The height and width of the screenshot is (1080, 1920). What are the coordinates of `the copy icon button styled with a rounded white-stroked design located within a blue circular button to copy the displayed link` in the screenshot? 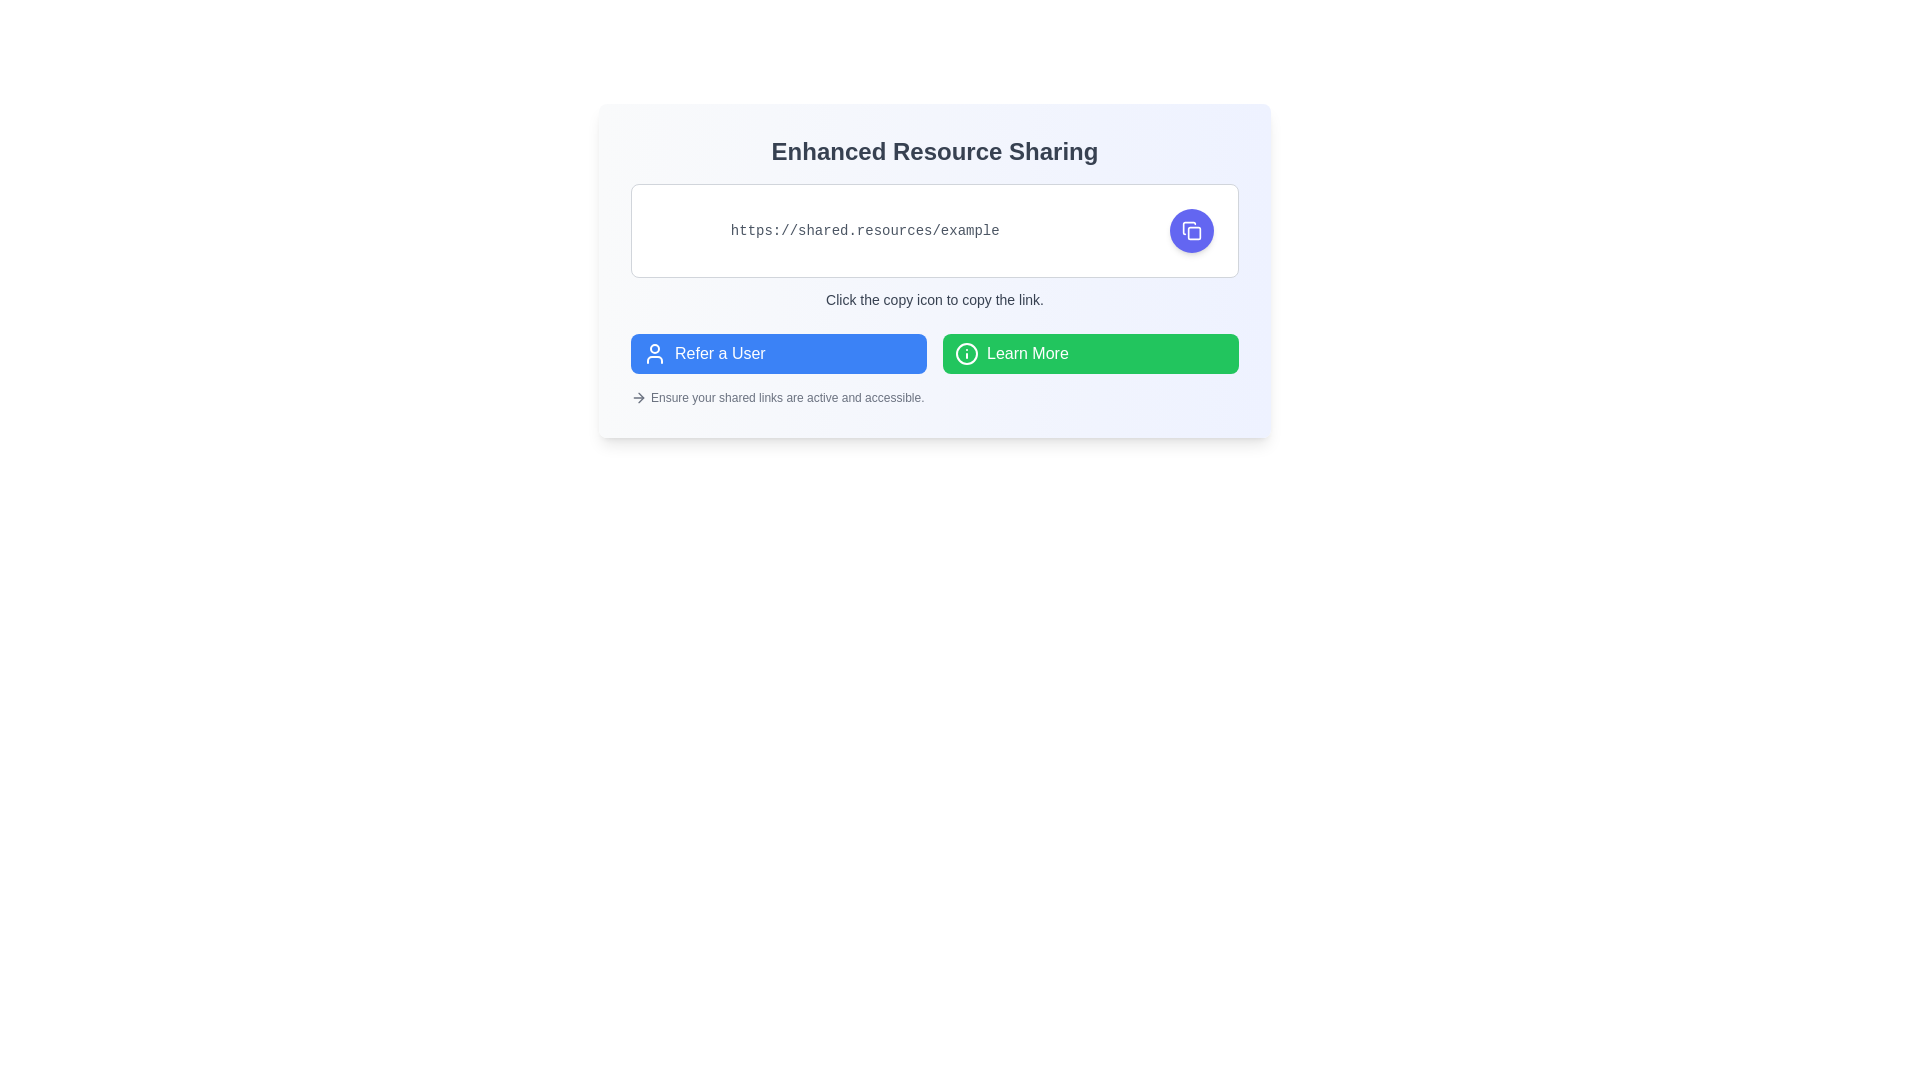 It's located at (1191, 230).